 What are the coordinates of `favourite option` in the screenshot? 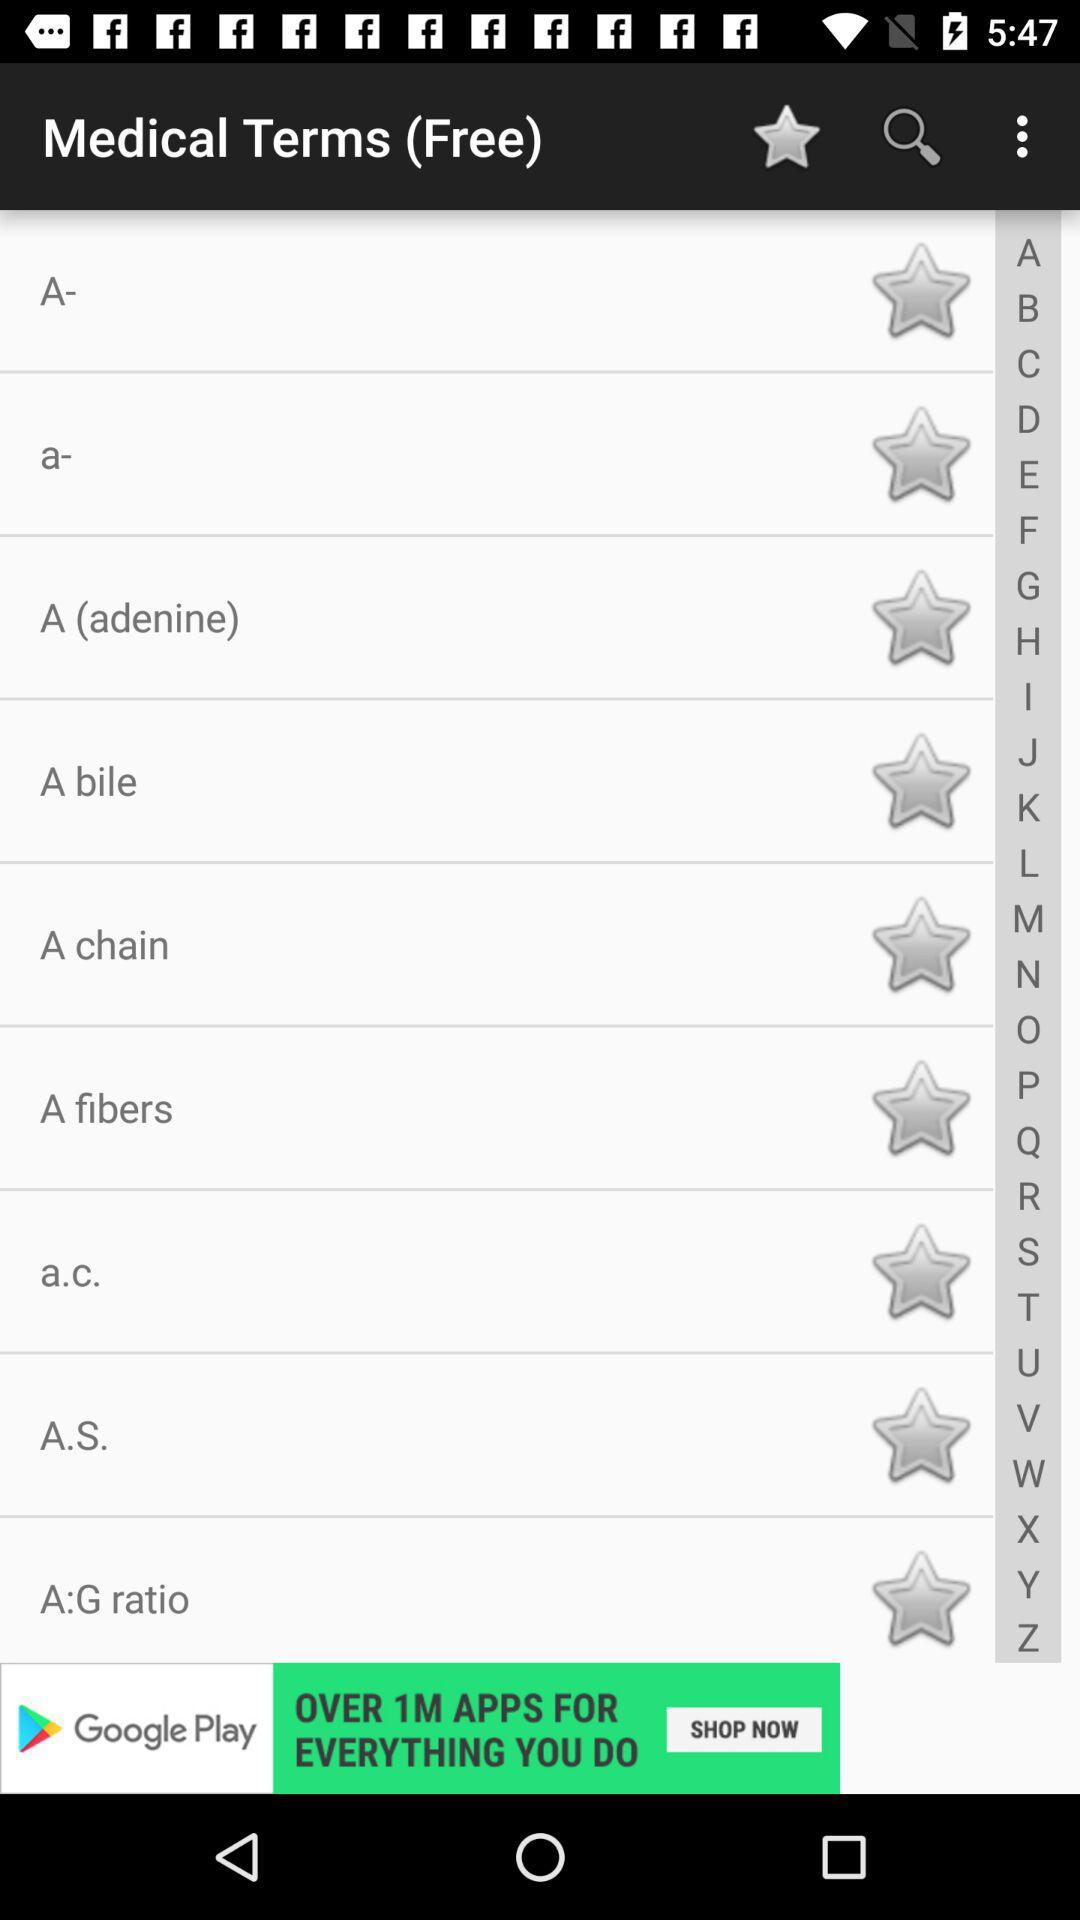 It's located at (920, 1433).